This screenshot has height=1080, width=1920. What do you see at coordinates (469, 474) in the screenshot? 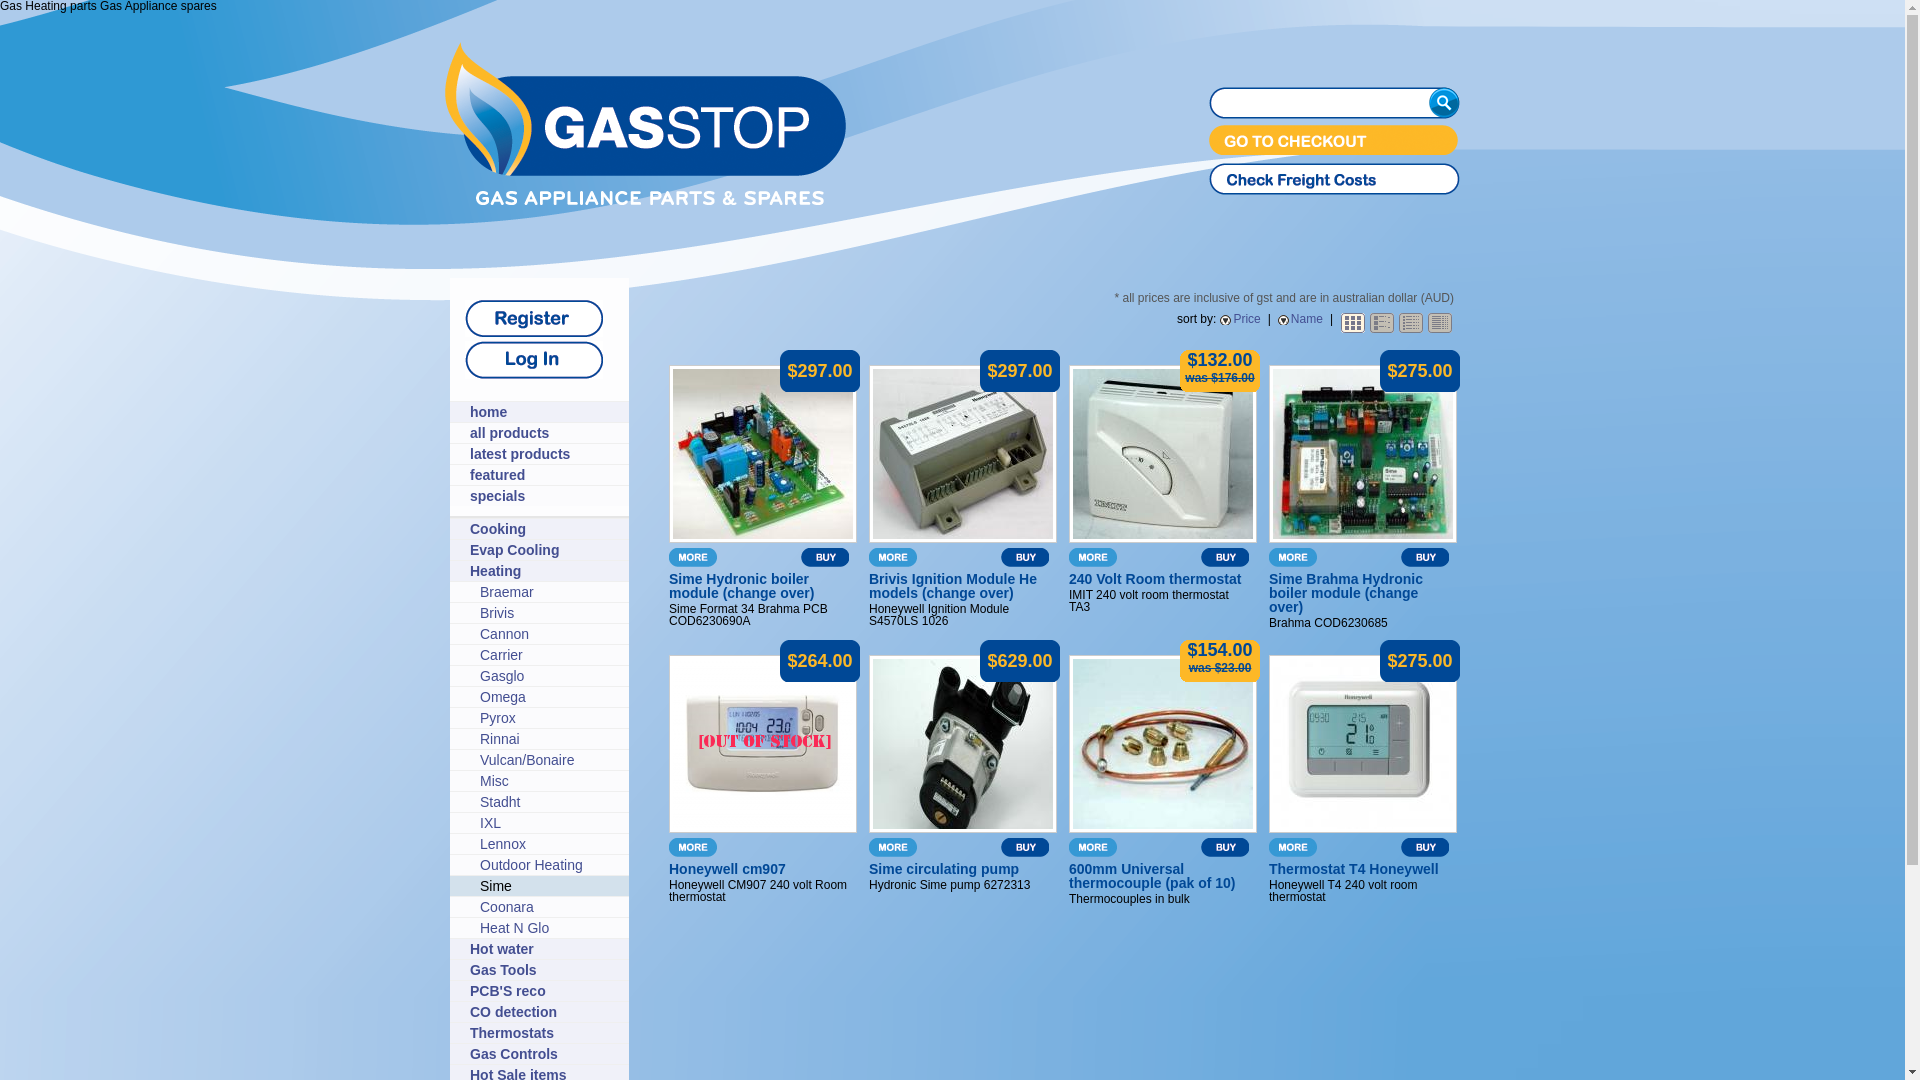
I see `'featured'` at bounding box center [469, 474].